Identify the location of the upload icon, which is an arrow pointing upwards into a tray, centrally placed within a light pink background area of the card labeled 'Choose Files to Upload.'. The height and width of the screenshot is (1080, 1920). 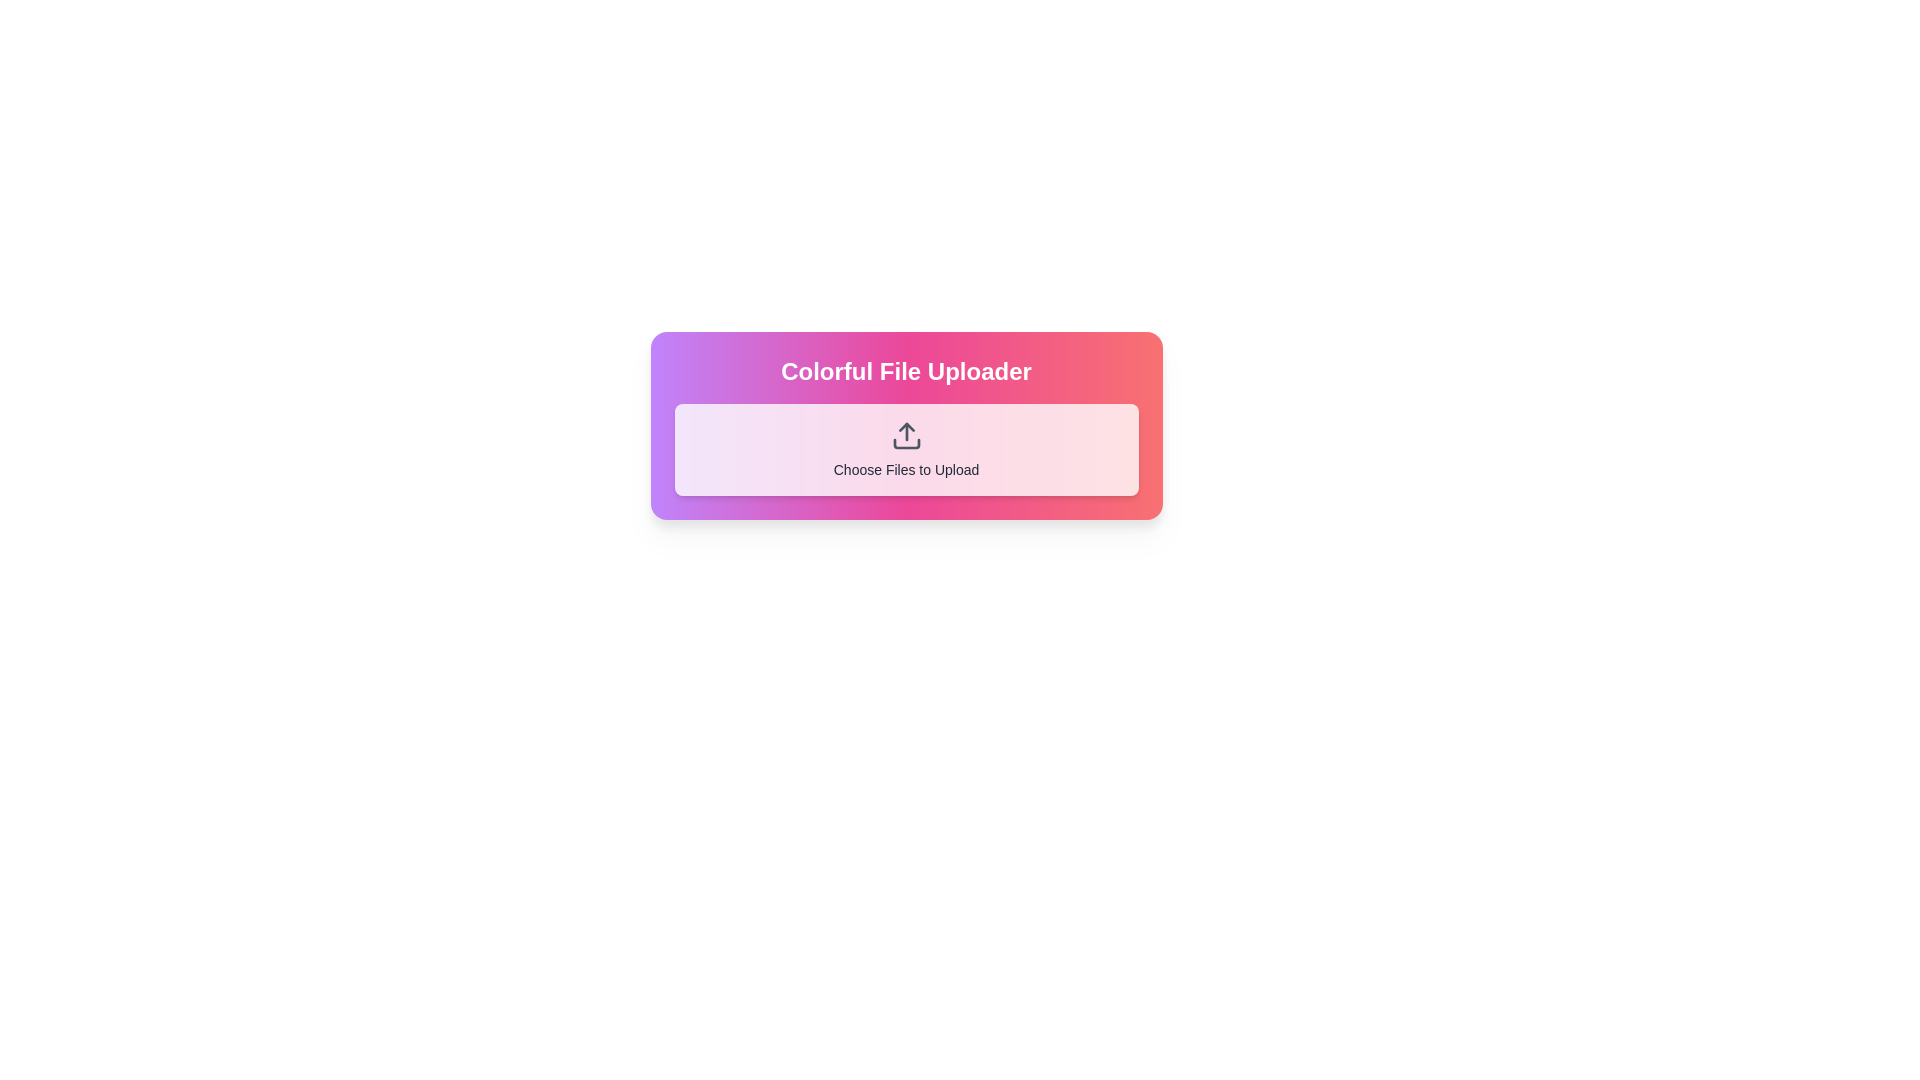
(905, 434).